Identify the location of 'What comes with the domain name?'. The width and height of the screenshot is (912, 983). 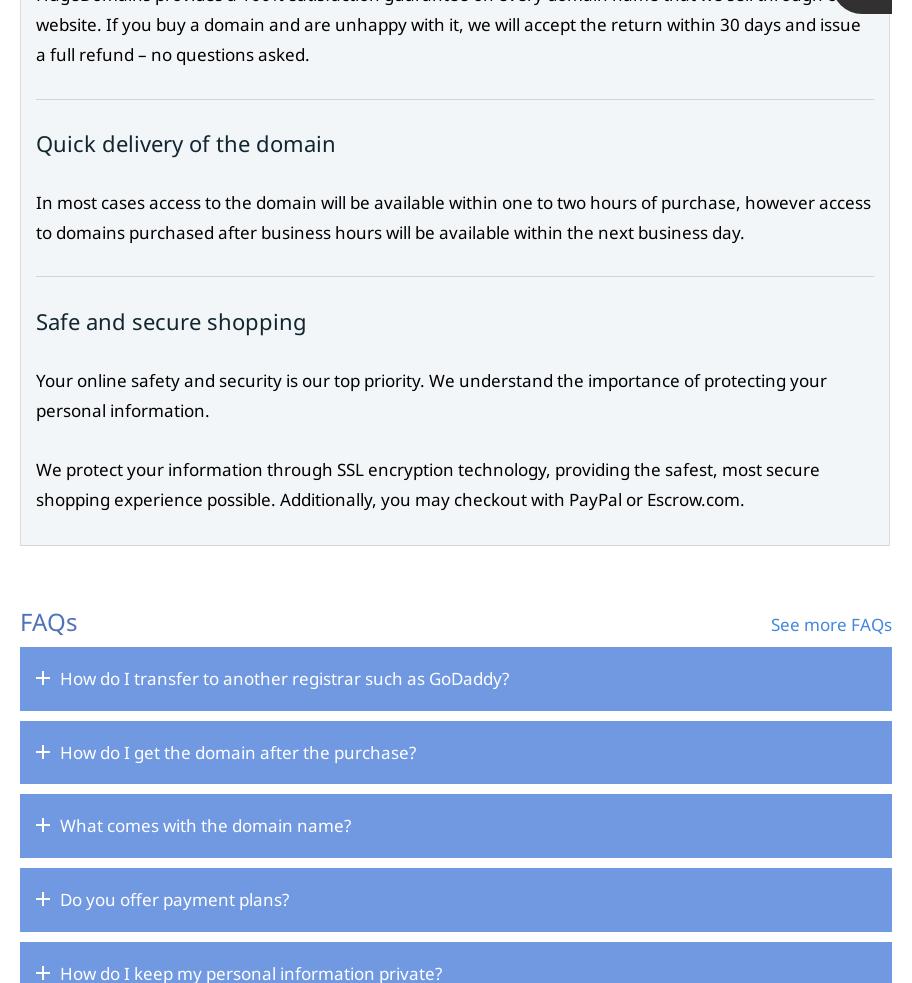
(204, 825).